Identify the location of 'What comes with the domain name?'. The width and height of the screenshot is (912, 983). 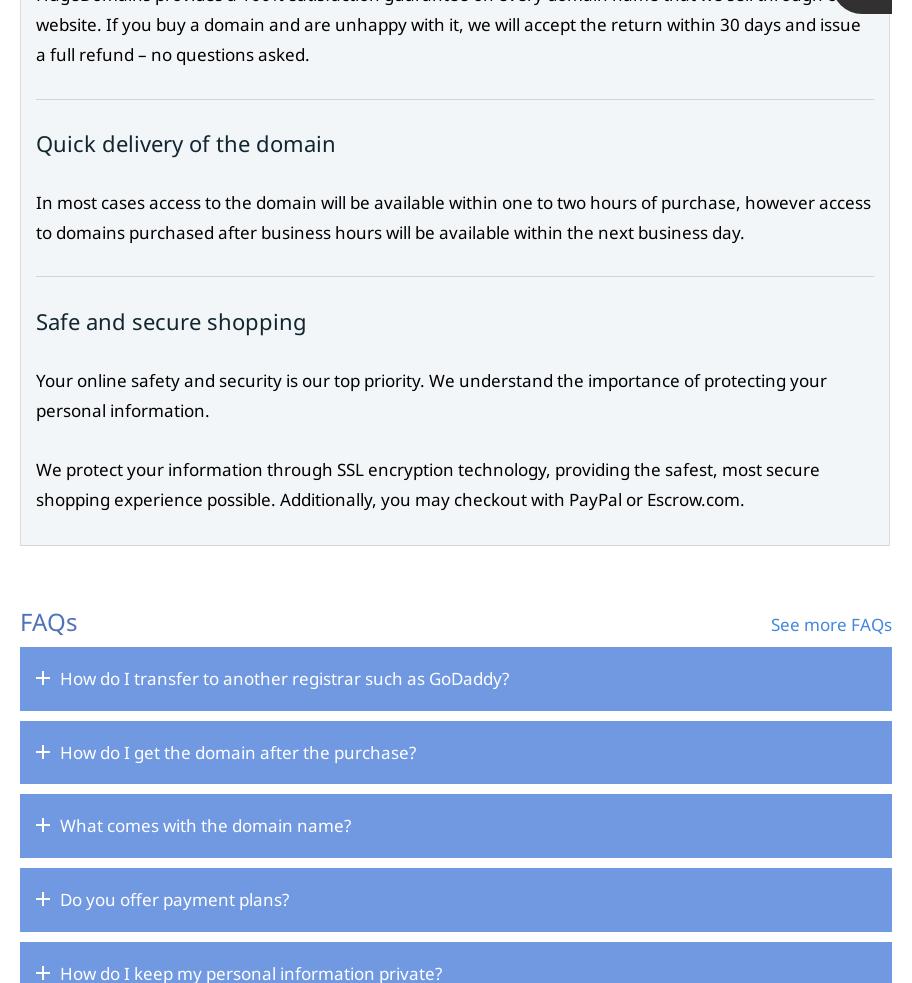
(204, 825).